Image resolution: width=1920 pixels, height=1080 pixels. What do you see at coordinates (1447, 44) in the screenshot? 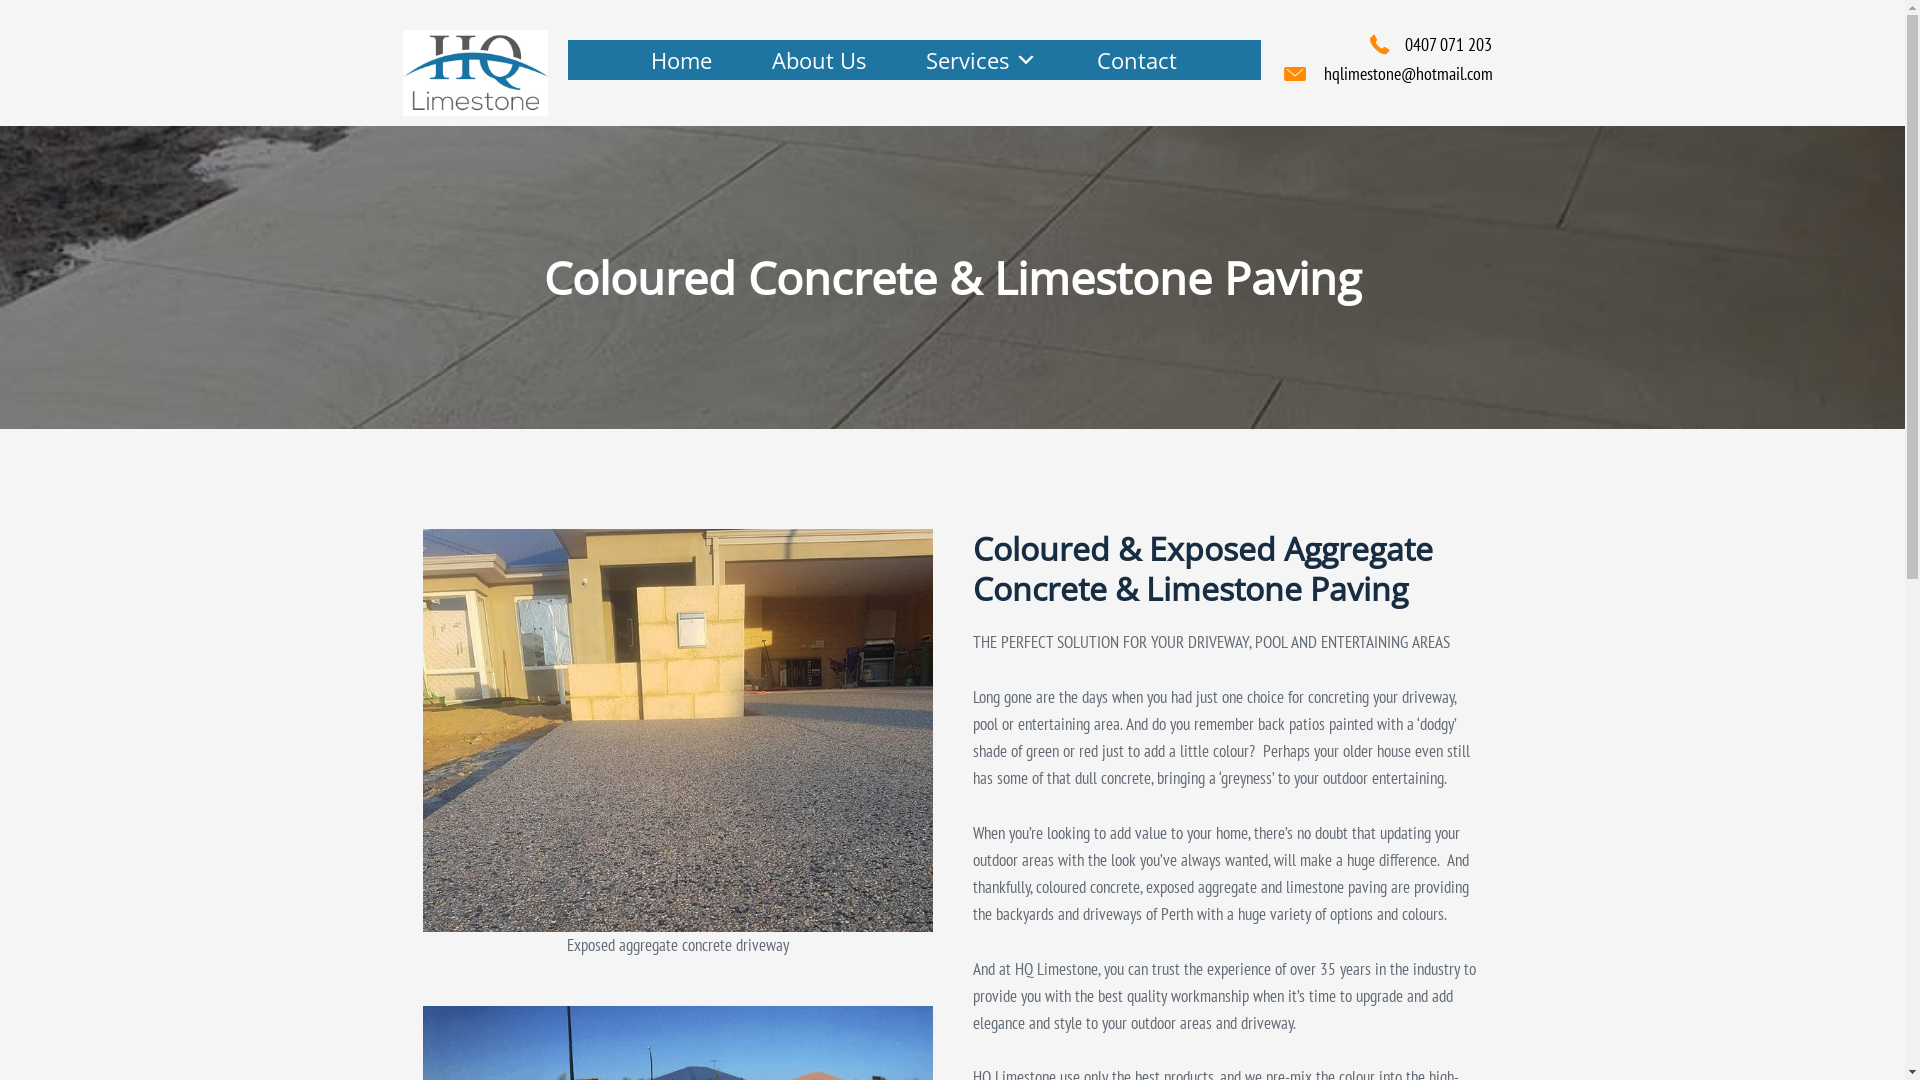
I see `'0407 071 203'` at bounding box center [1447, 44].